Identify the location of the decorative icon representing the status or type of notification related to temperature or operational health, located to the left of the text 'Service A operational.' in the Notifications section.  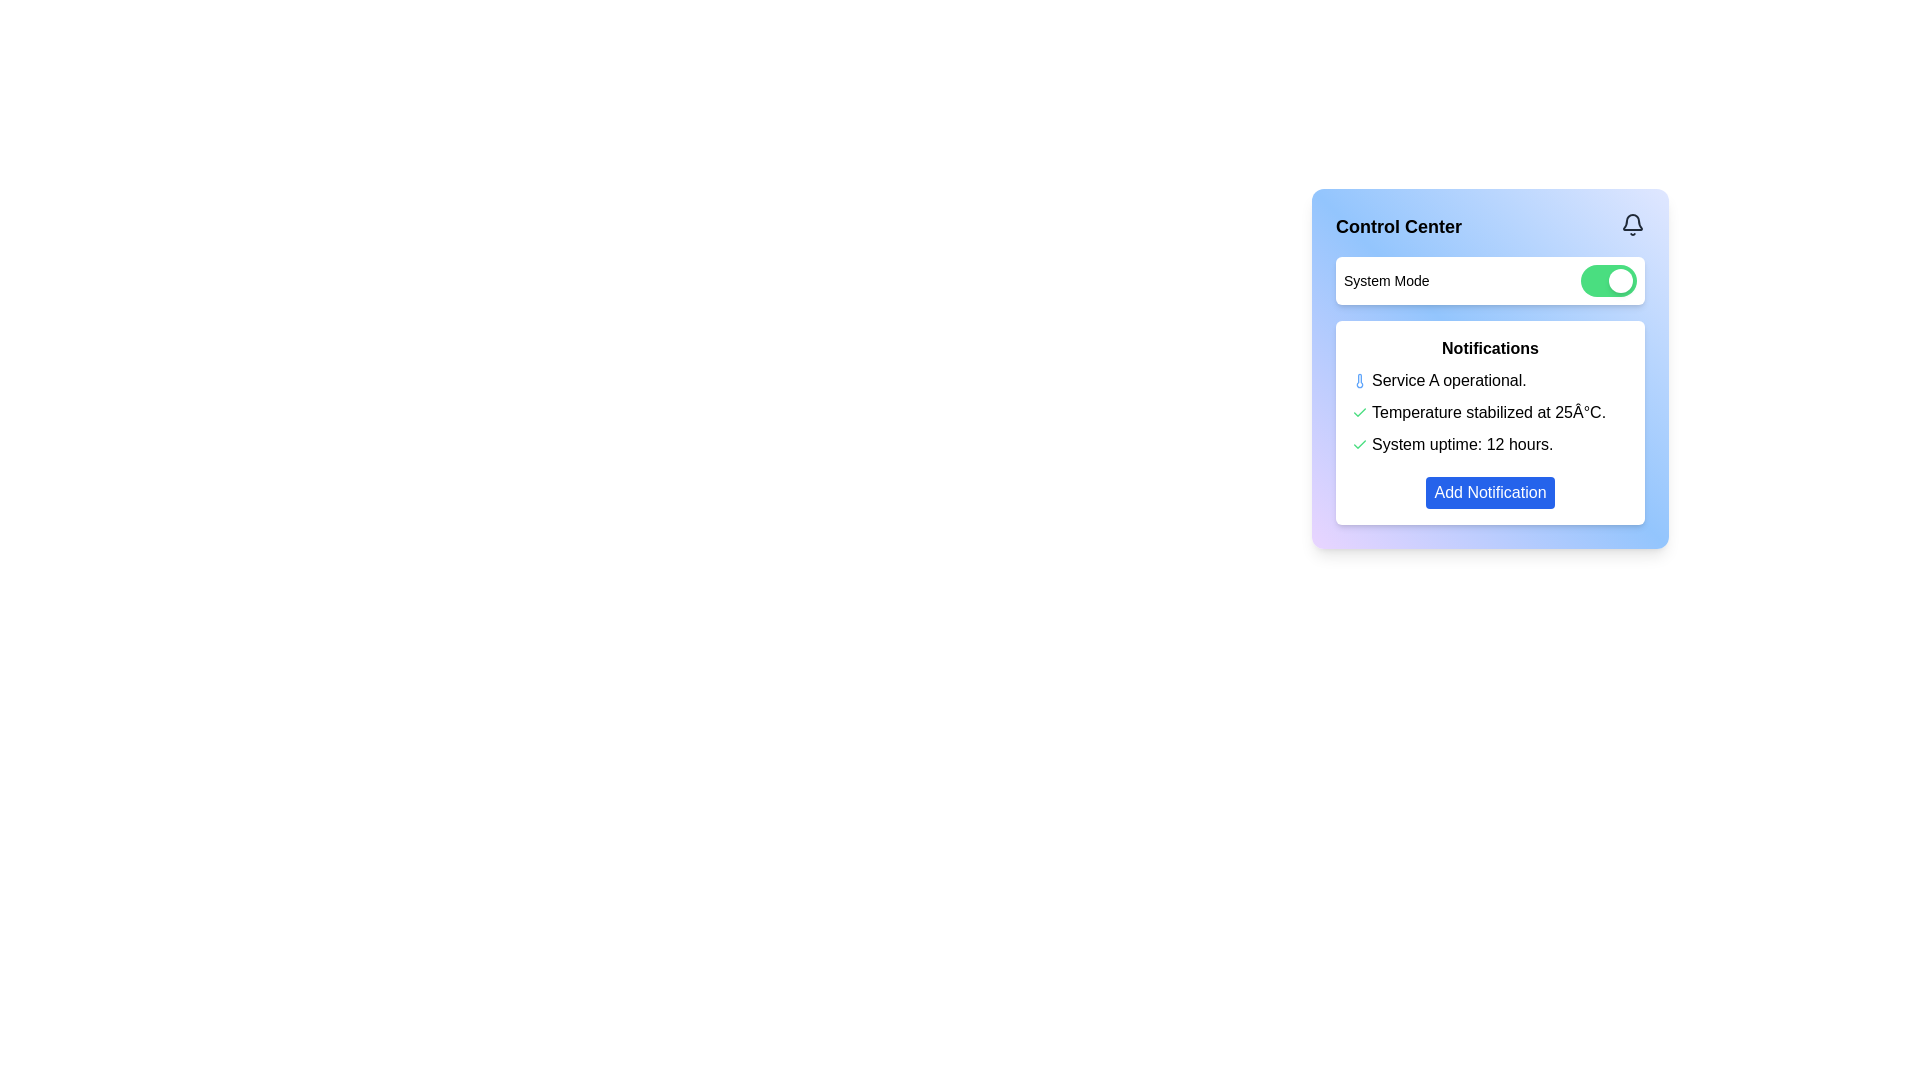
(1359, 381).